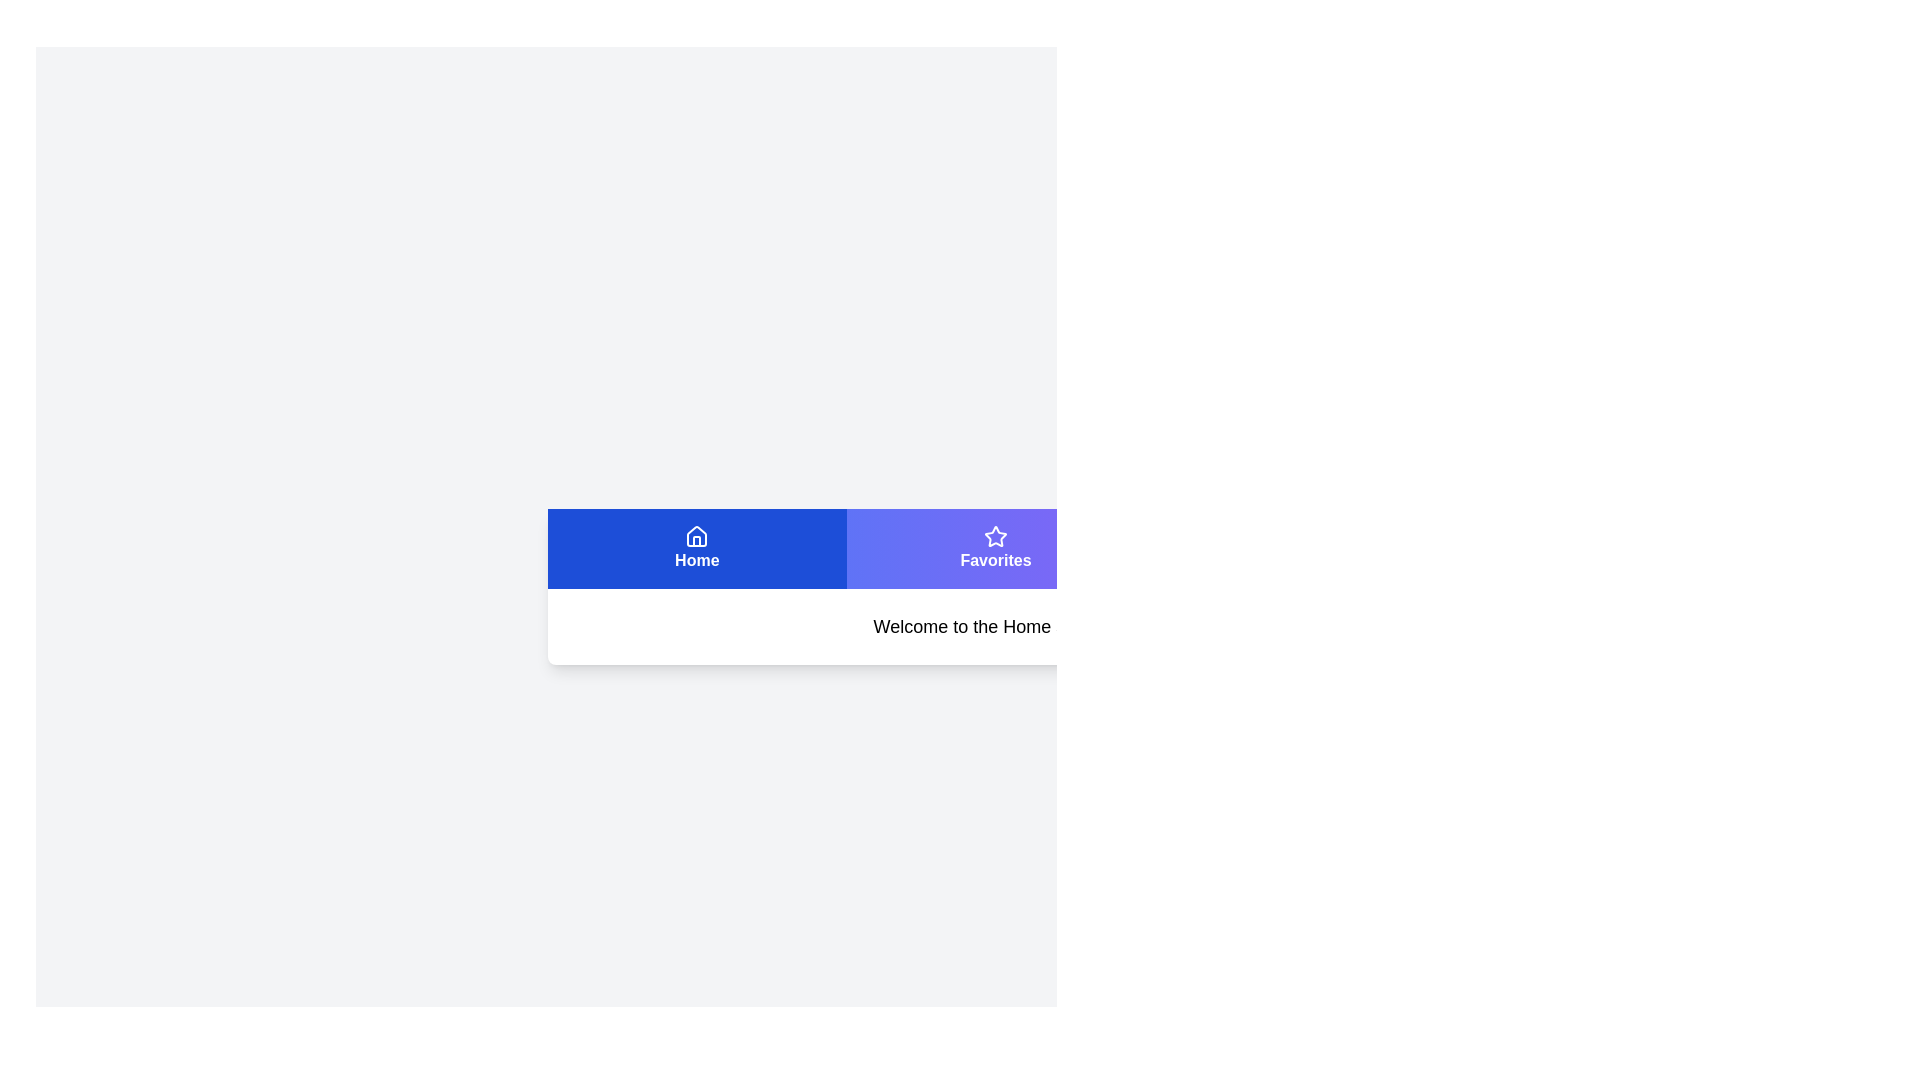 Image resolution: width=1920 pixels, height=1080 pixels. I want to click on the Text element displaying 'Welcome to the Home section!' which is bold and centered below the blue navigation bar, so click(996, 626).